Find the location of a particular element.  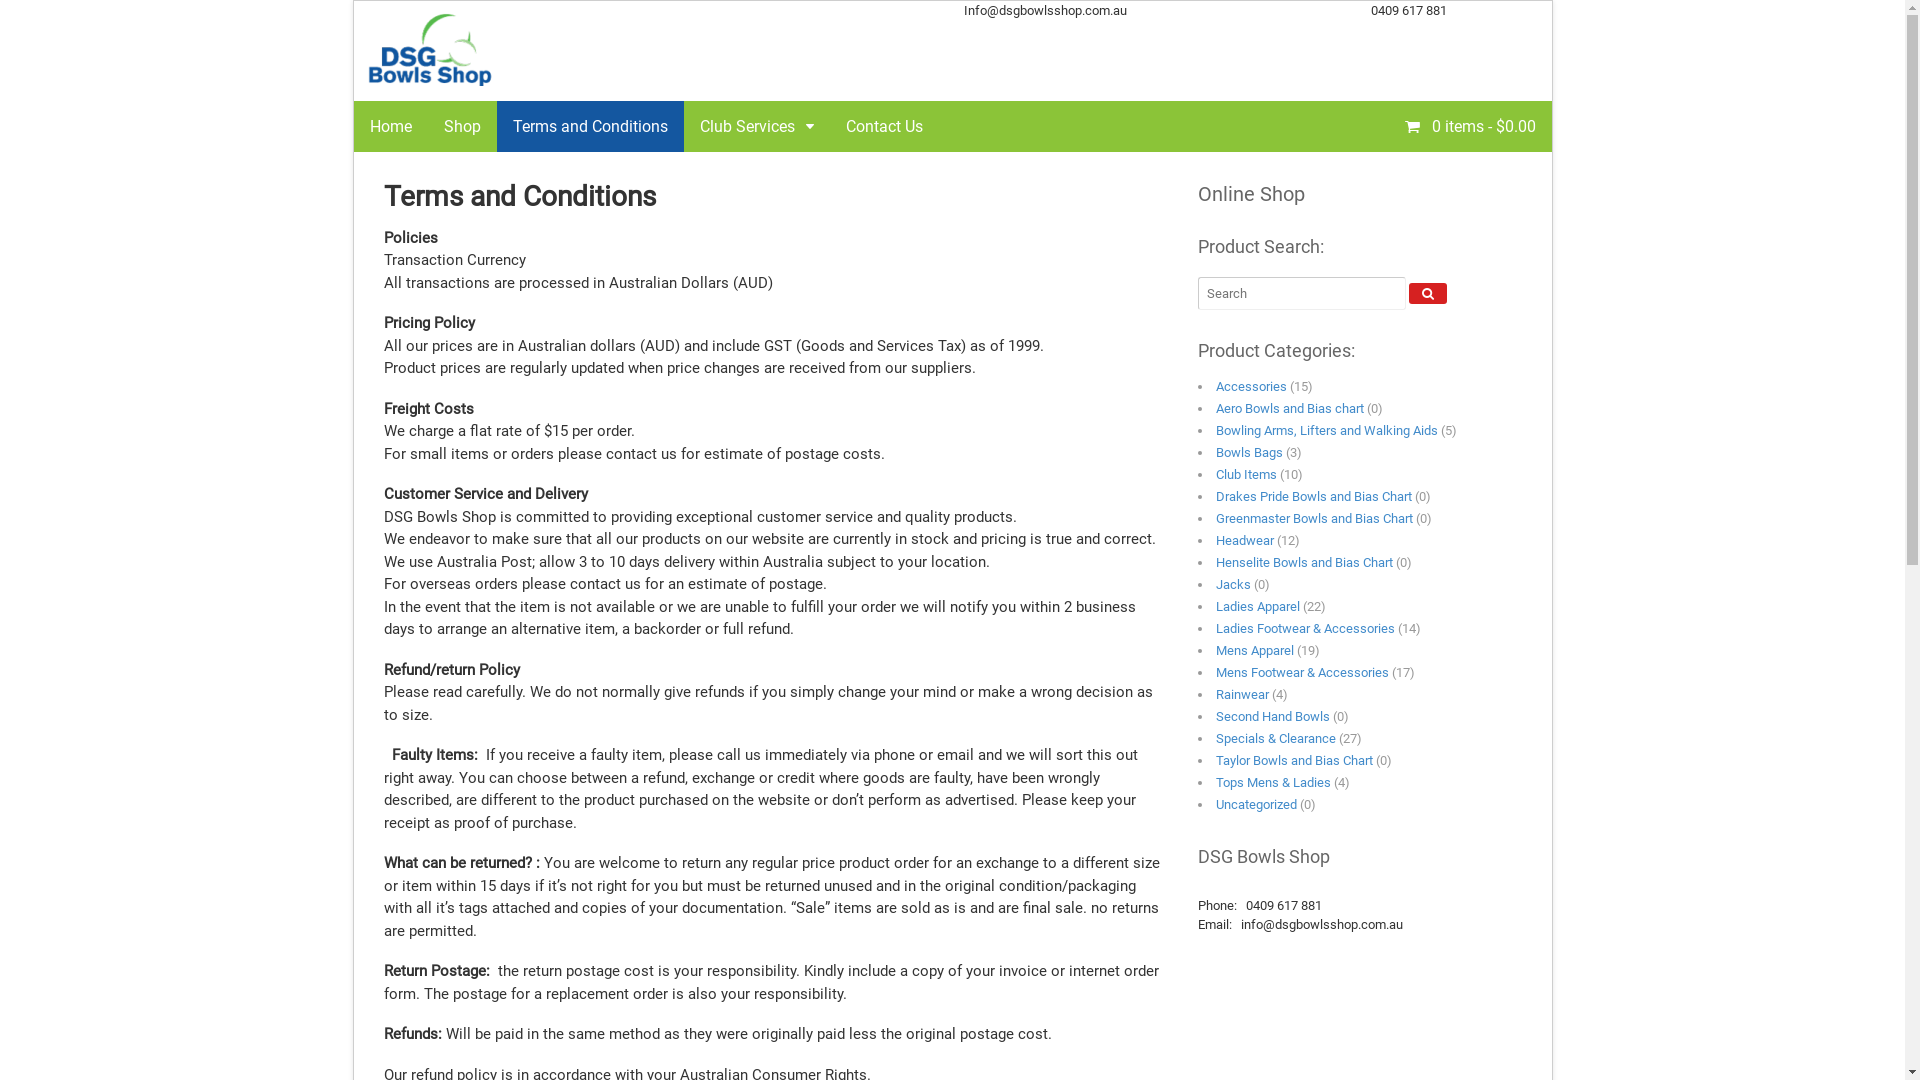

'0 items - $0.00' is located at coordinates (1386, 124).